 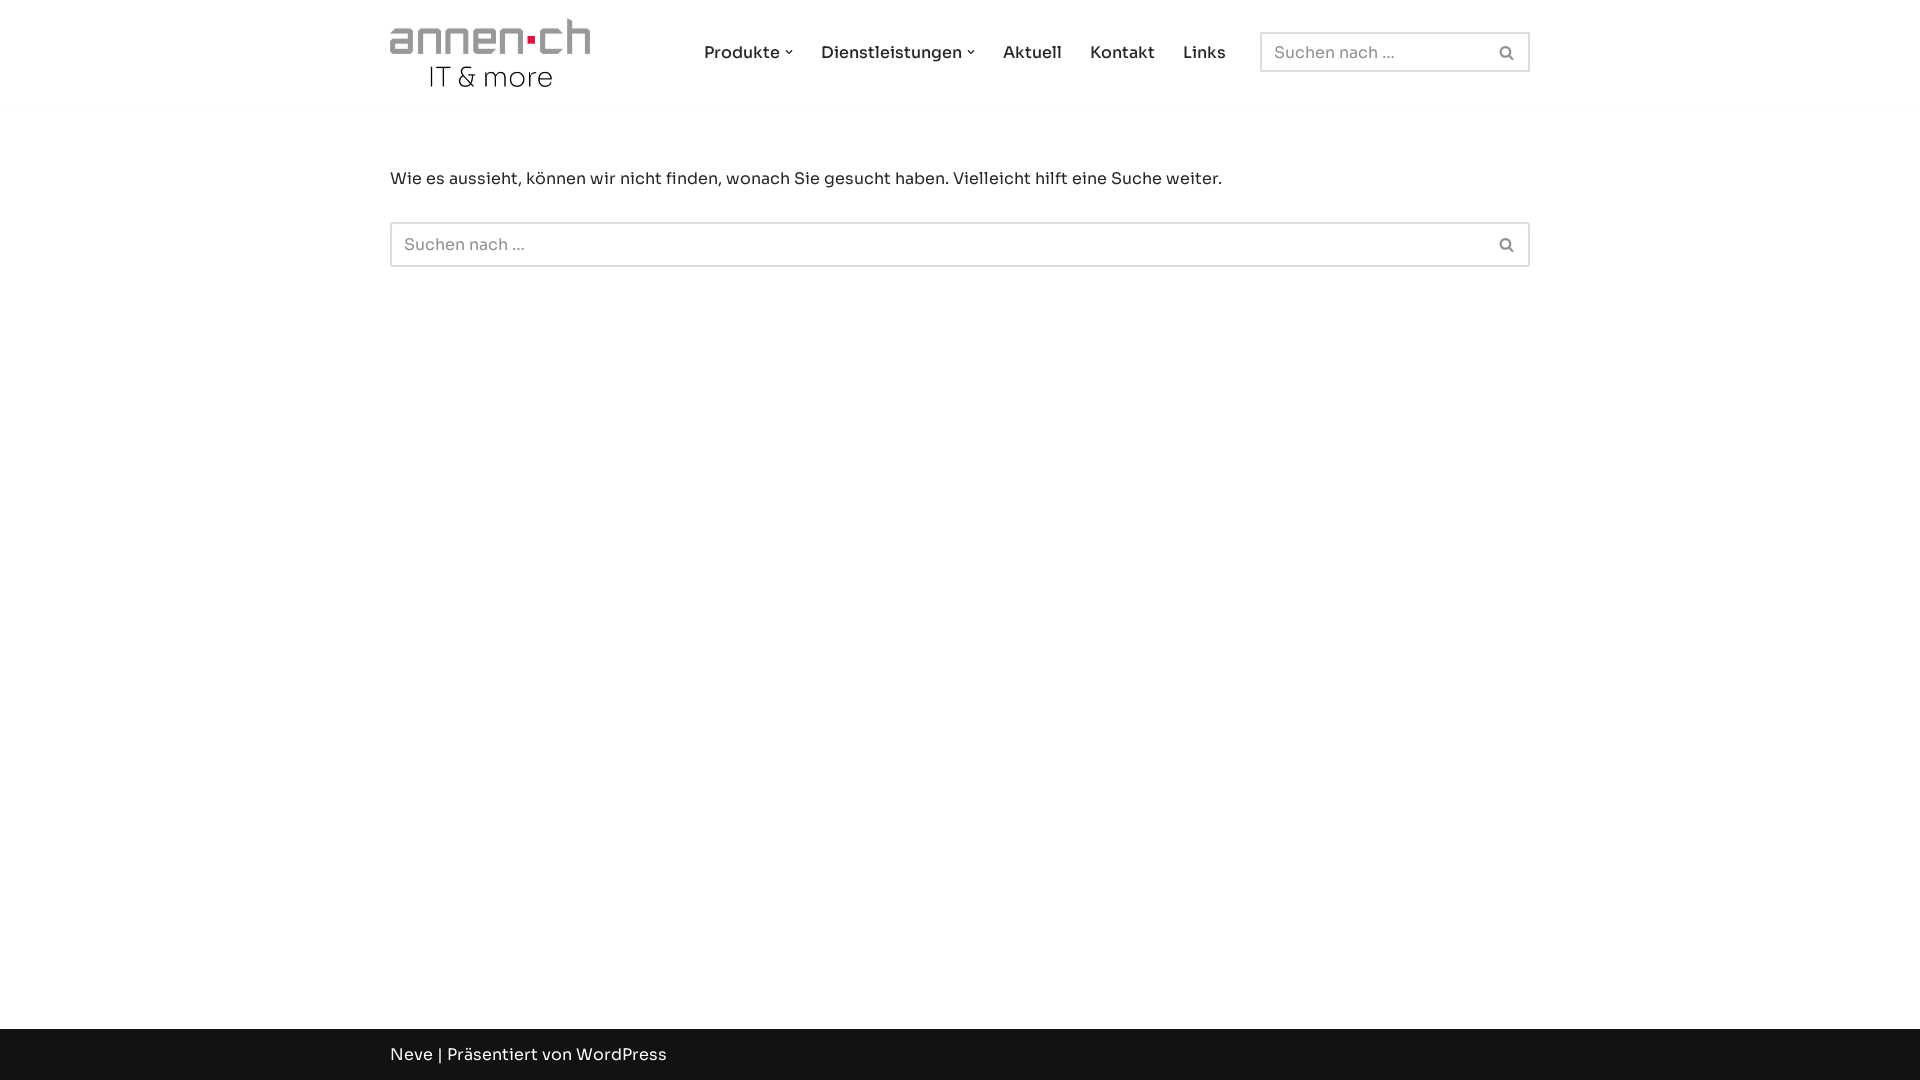 What do you see at coordinates (1182, 51) in the screenshot?
I see `'Links'` at bounding box center [1182, 51].